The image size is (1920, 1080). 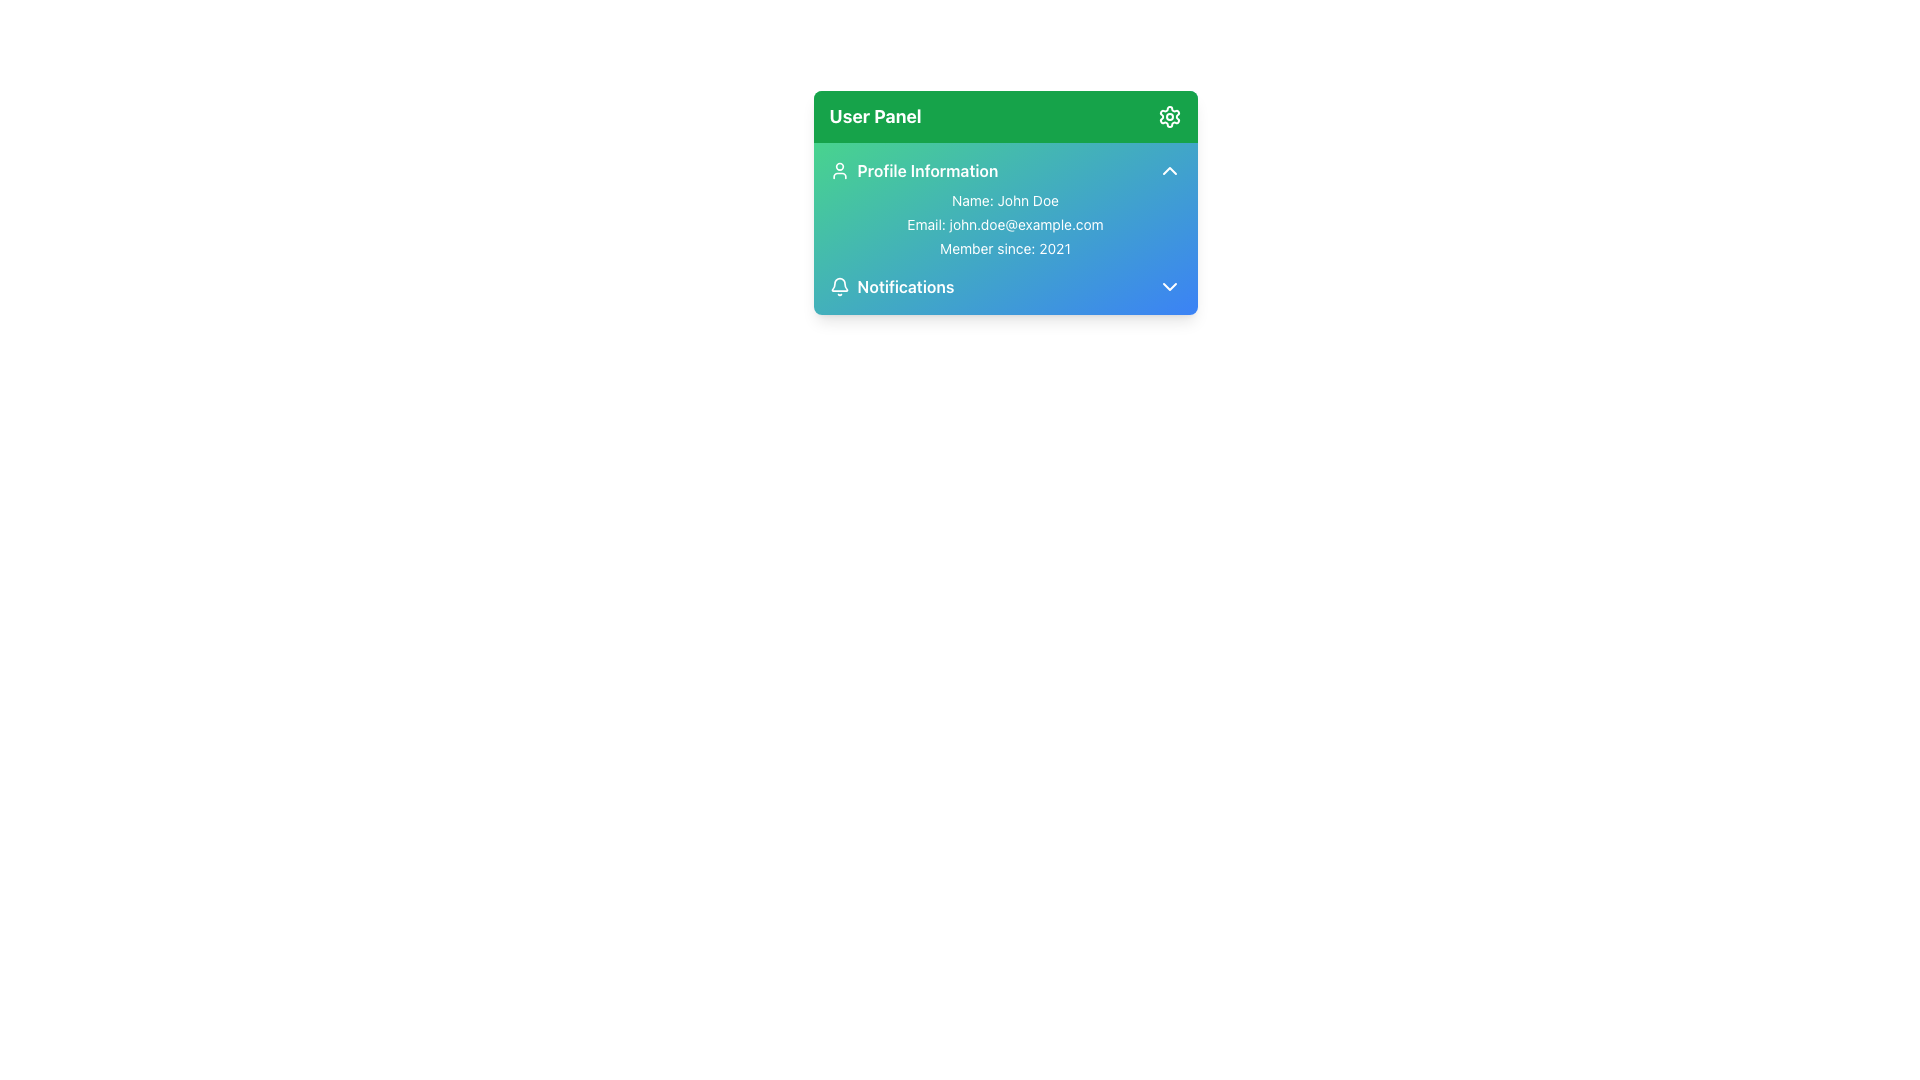 I want to click on the chevron SVG icon next to the 'Notifications' title, so click(x=1169, y=286).